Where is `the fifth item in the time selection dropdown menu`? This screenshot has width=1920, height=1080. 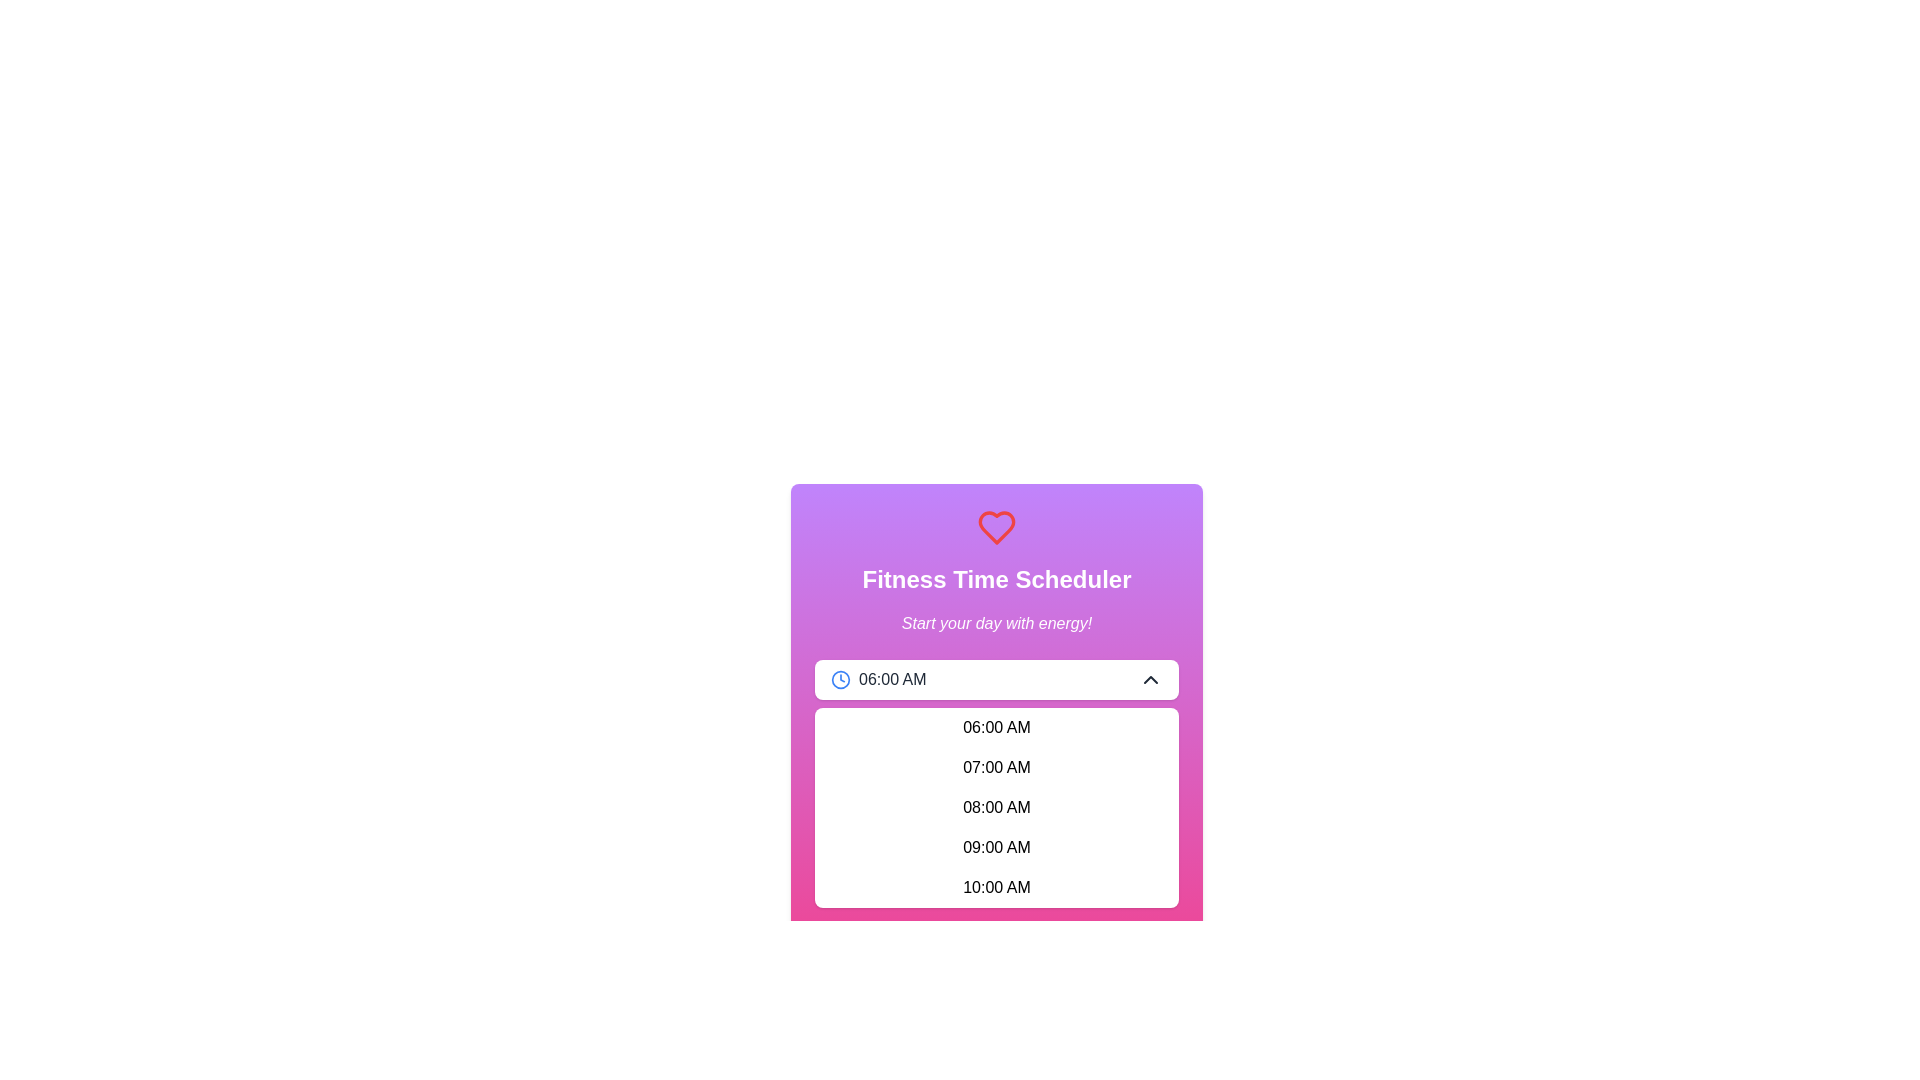
the fifth item in the time selection dropdown menu is located at coordinates (997, 886).